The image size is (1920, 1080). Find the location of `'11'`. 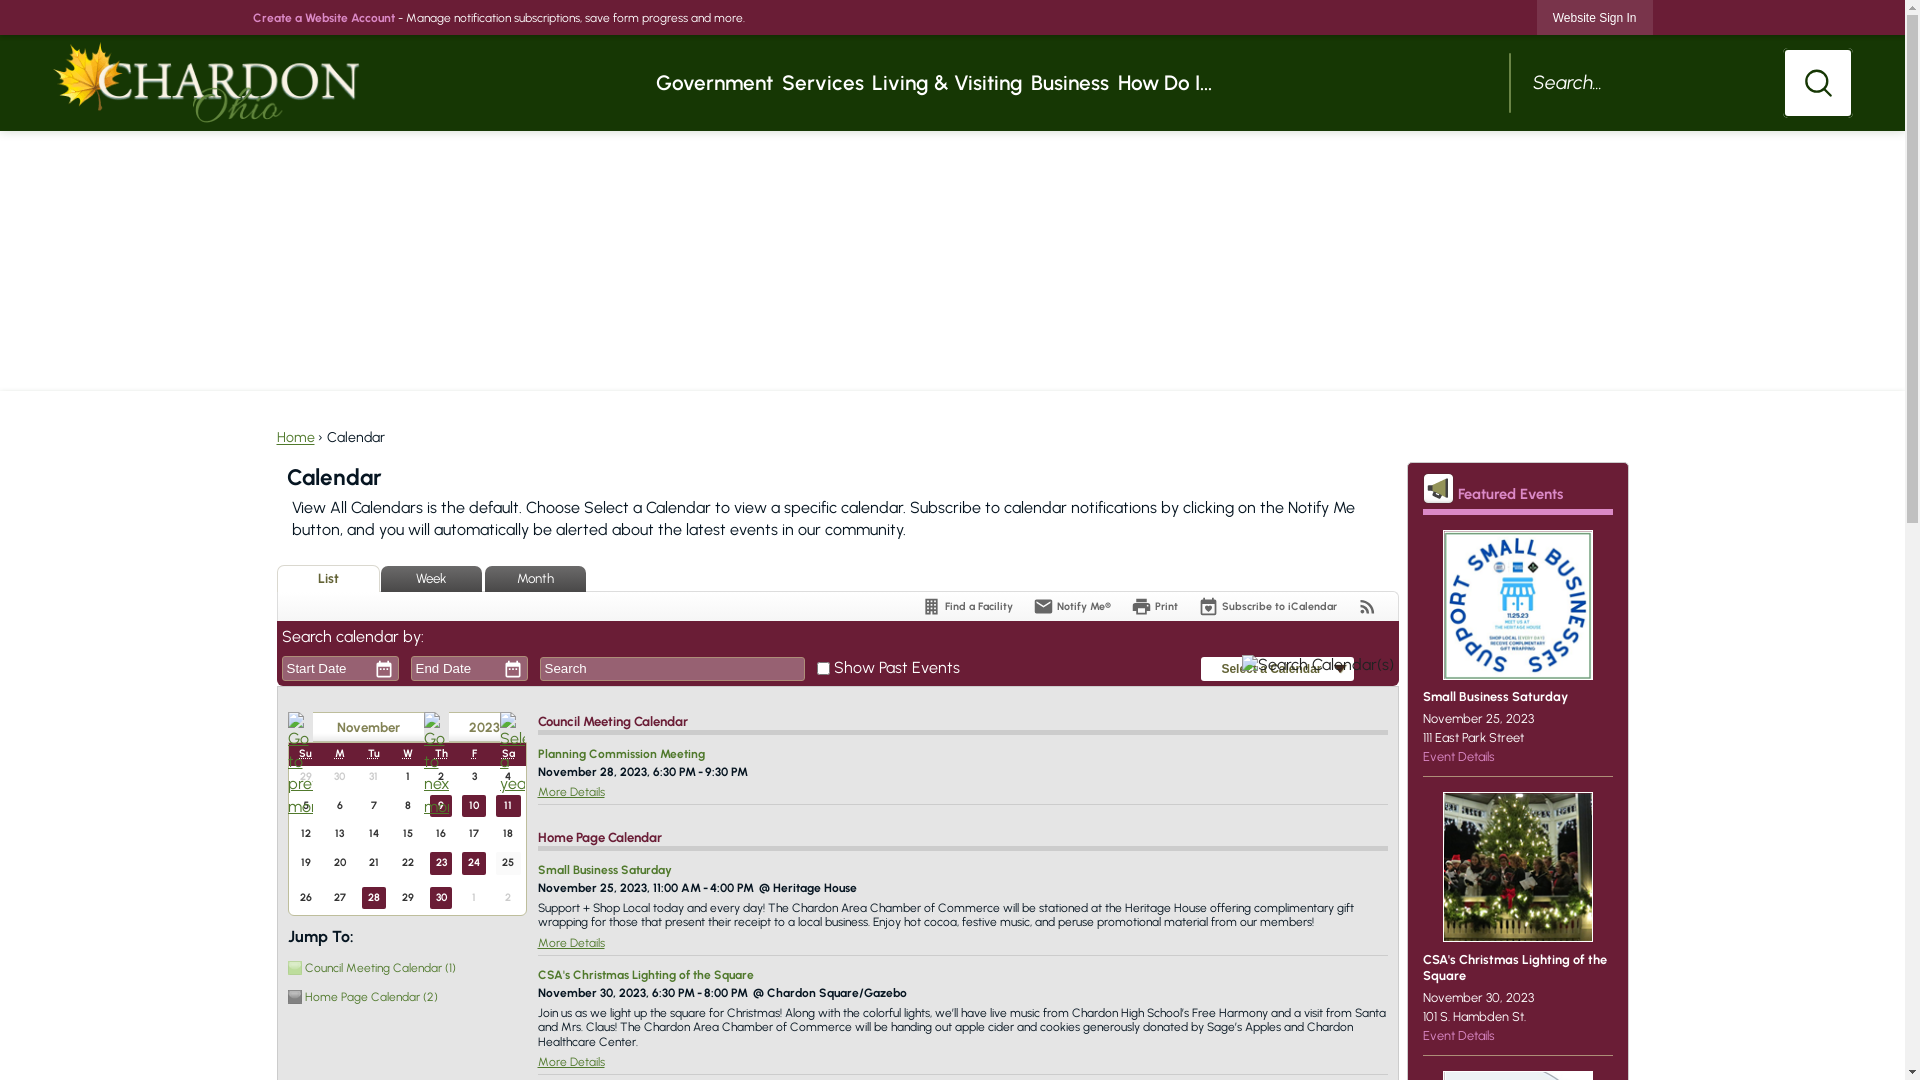

'11' is located at coordinates (508, 805).